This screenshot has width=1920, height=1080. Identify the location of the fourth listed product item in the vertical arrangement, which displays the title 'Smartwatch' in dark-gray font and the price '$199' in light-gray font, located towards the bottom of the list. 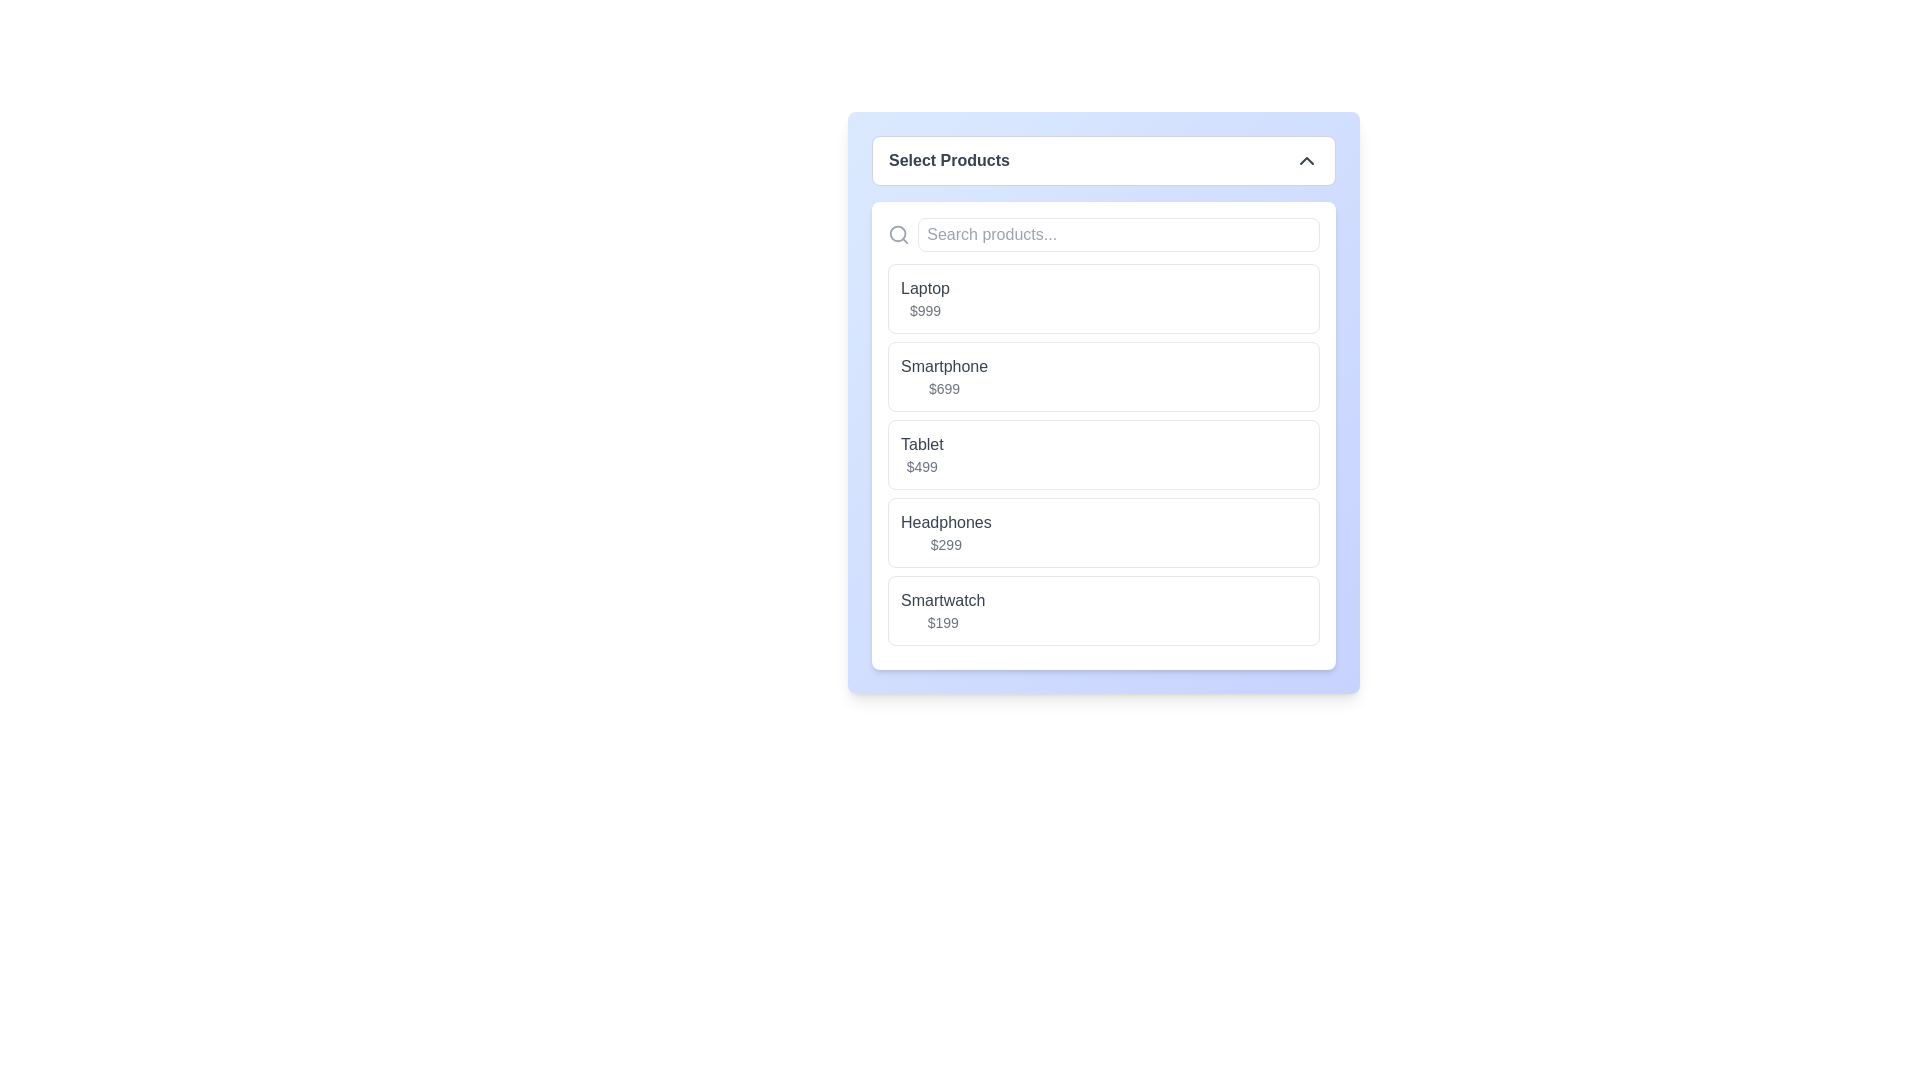
(942, 609).